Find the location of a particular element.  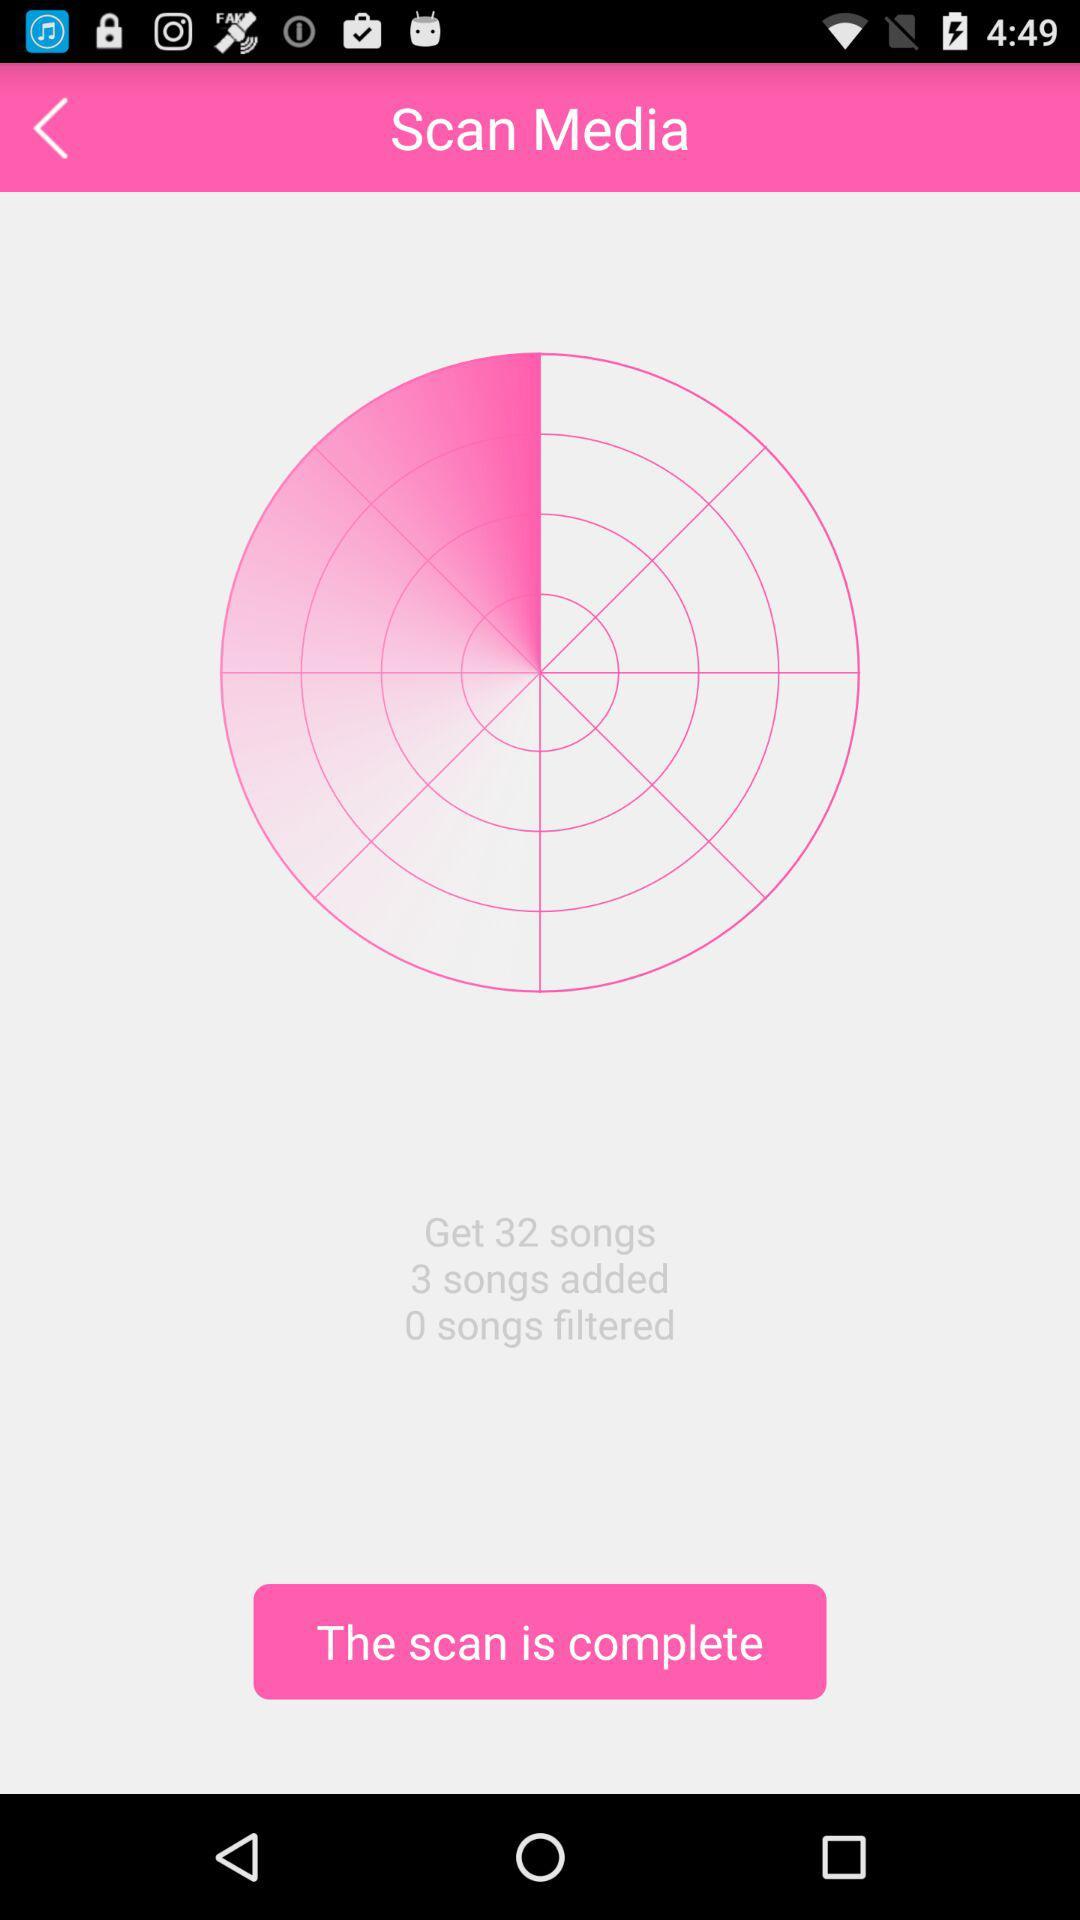

the the scan is icon is located at coordinates (540, 1641).